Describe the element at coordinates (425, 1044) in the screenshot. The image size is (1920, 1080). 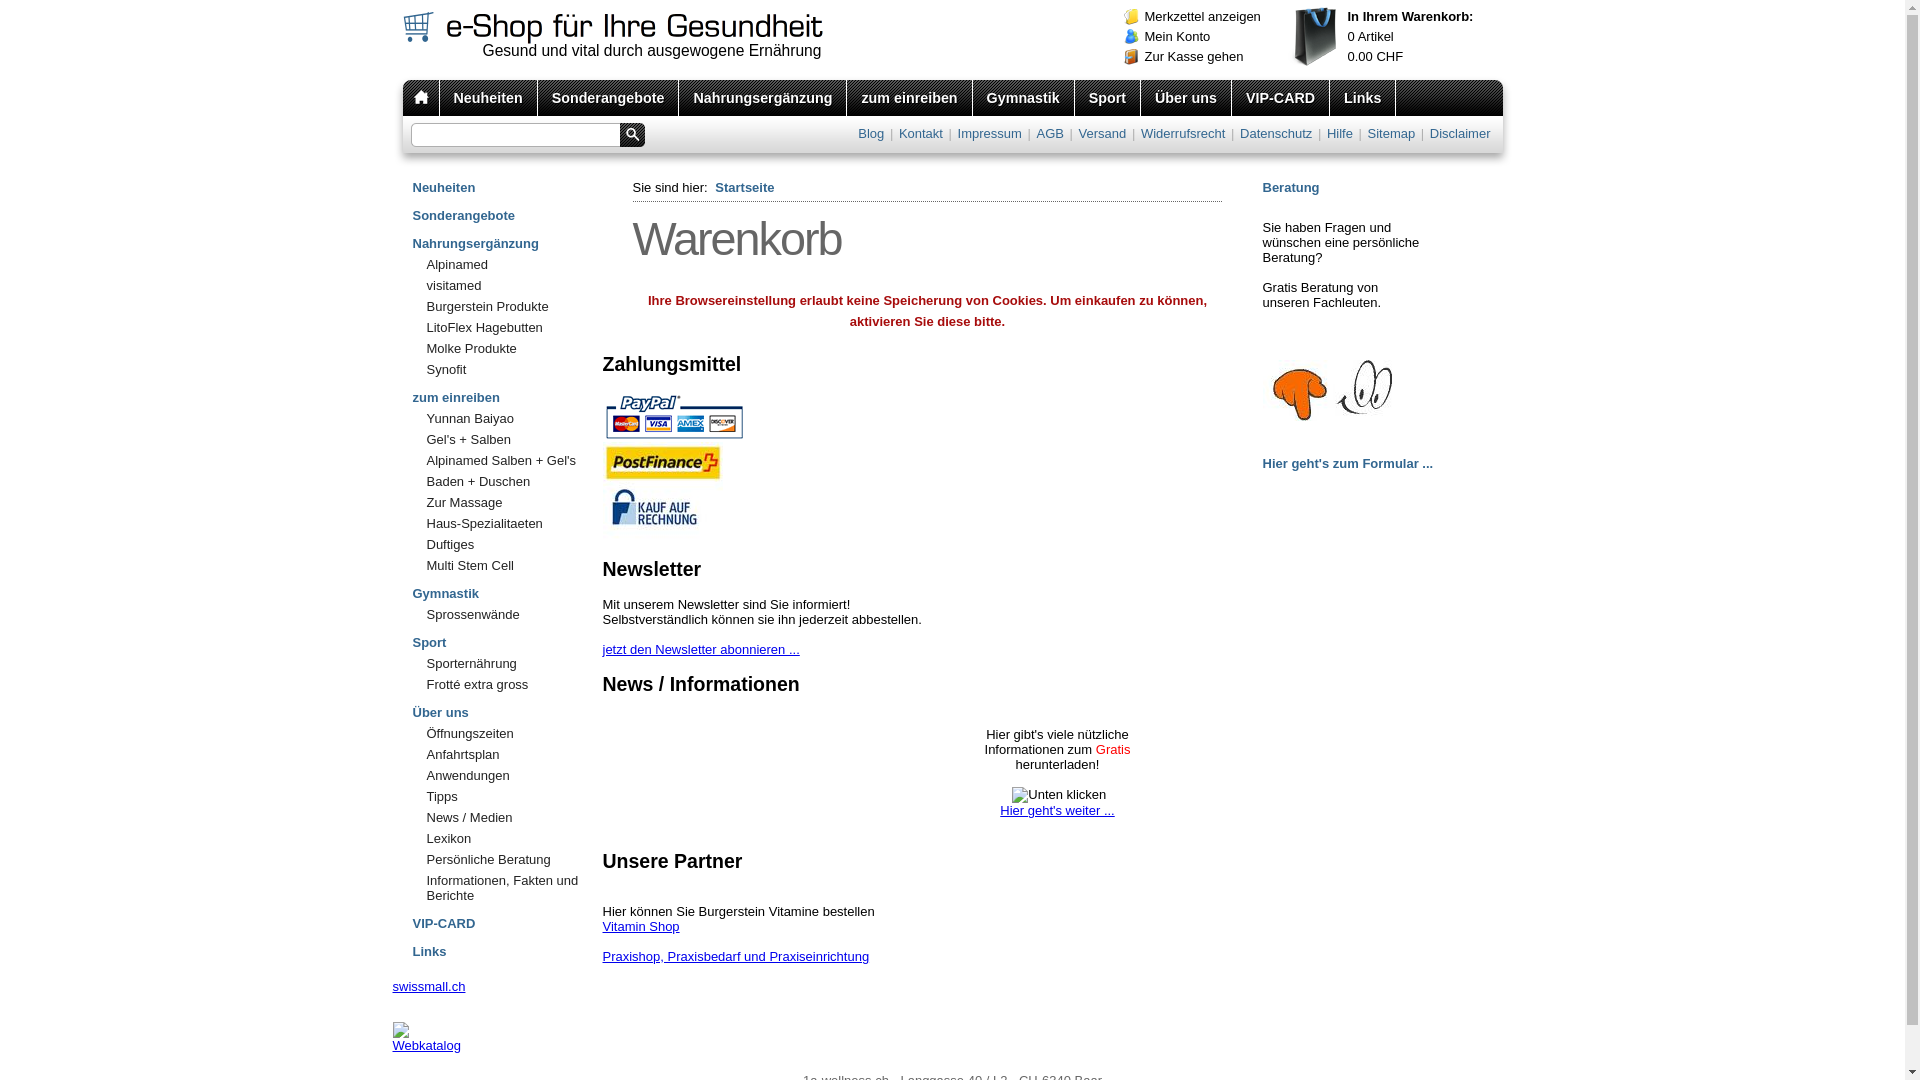
I see `'Webkatalog'` at that location.